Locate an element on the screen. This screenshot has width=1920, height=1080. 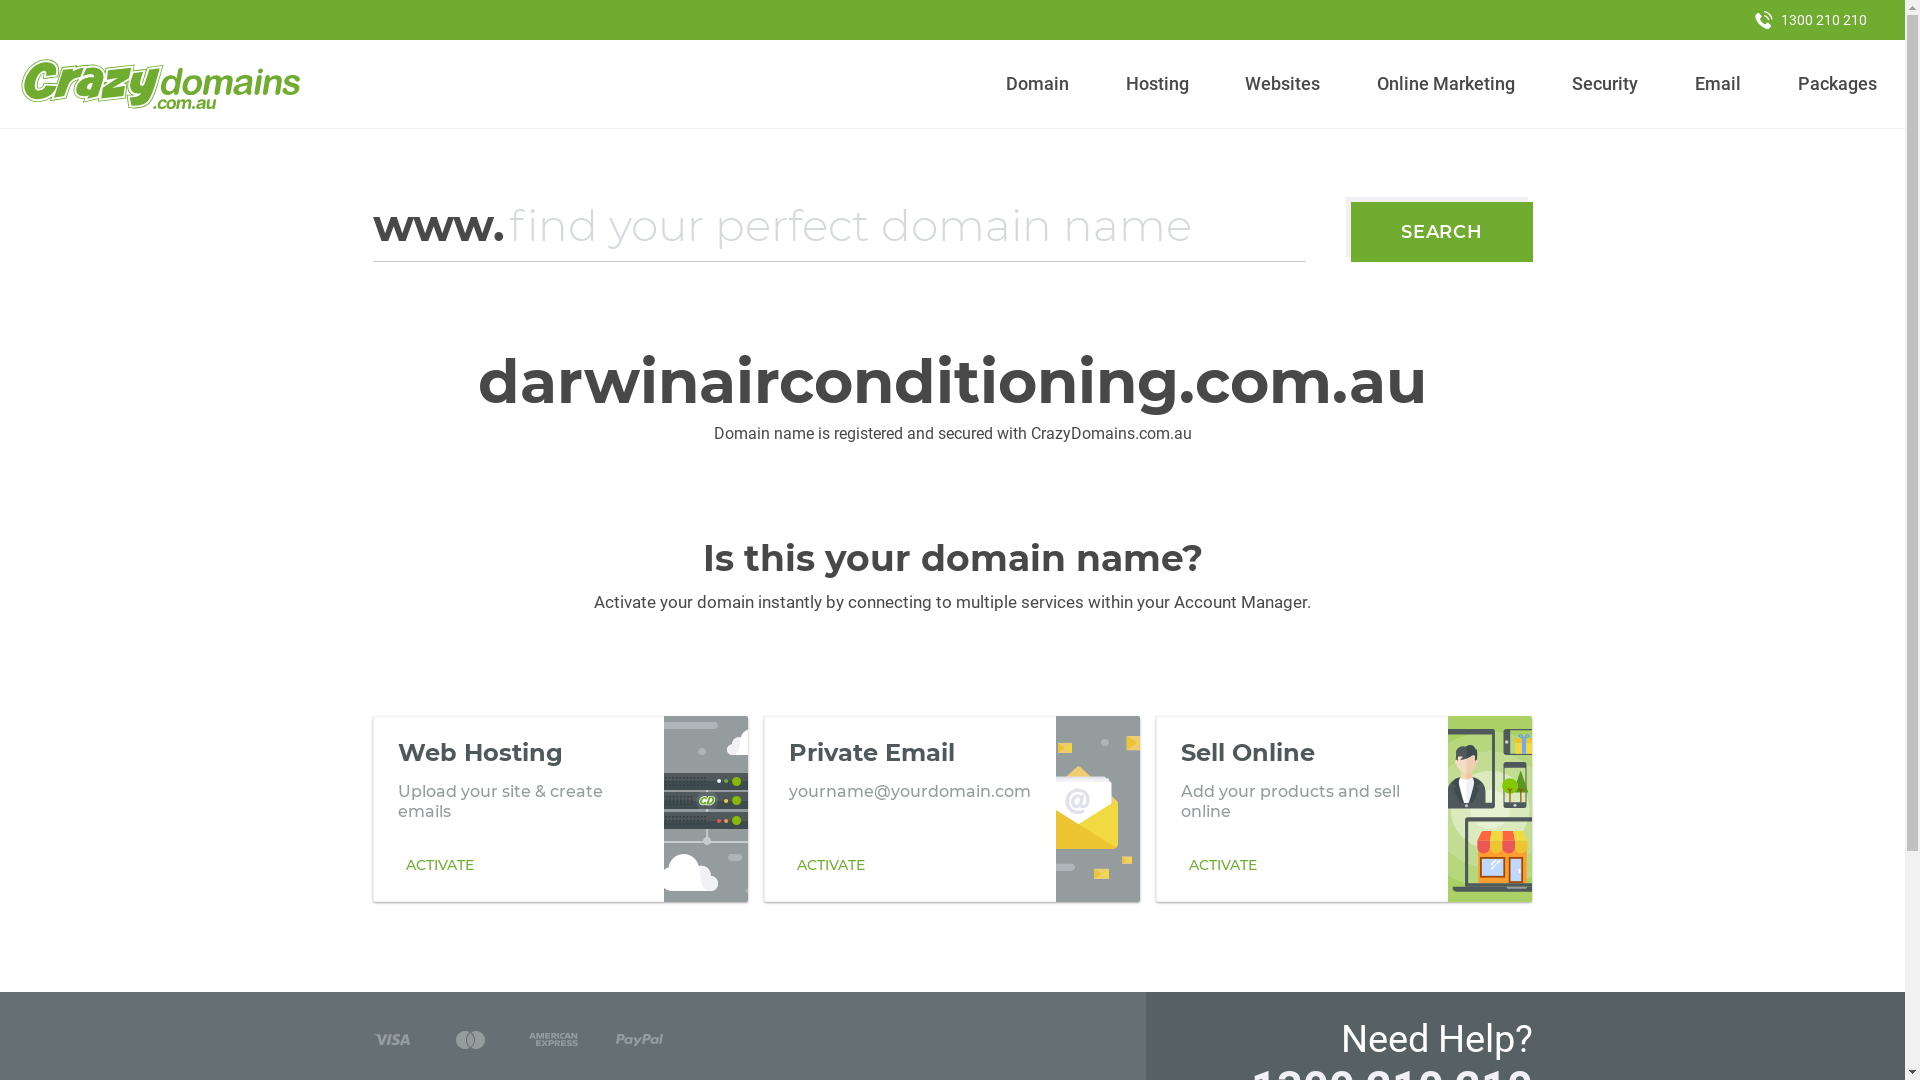
'Packages' is located at coordinates (1837, 83).